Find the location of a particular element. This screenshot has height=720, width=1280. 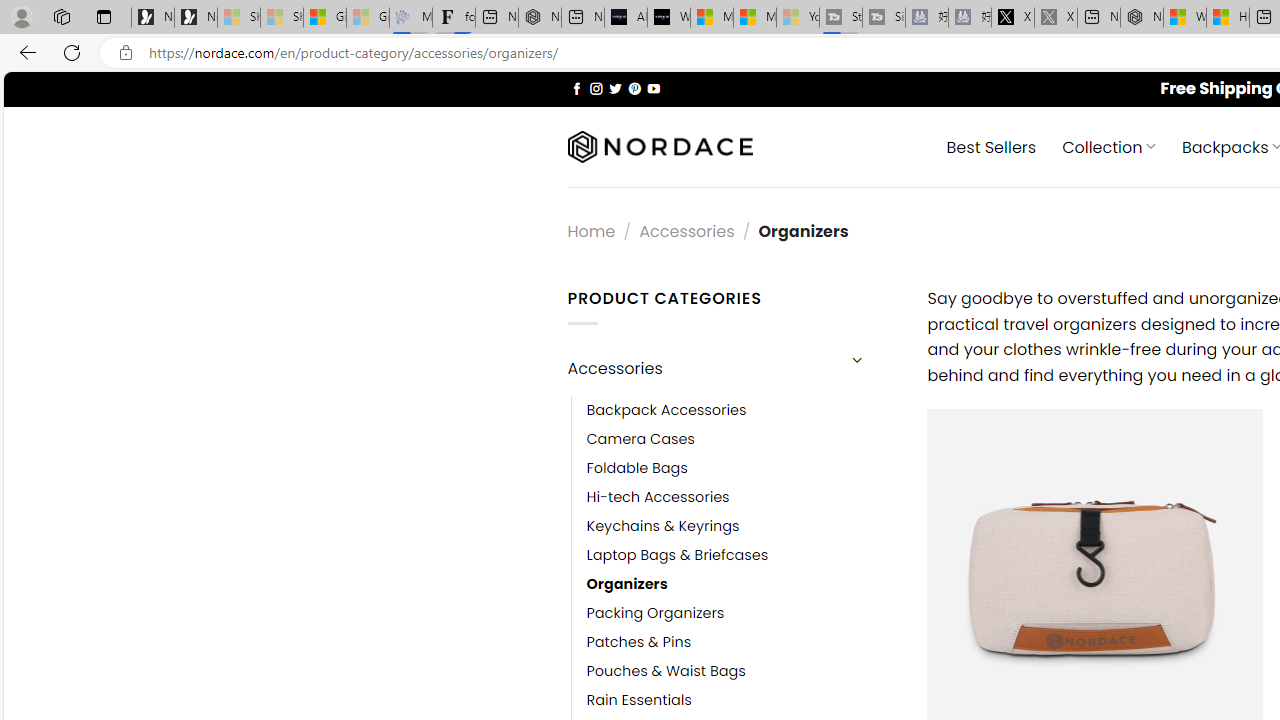

'Camera Cases' is located at coordinates (640, 438).